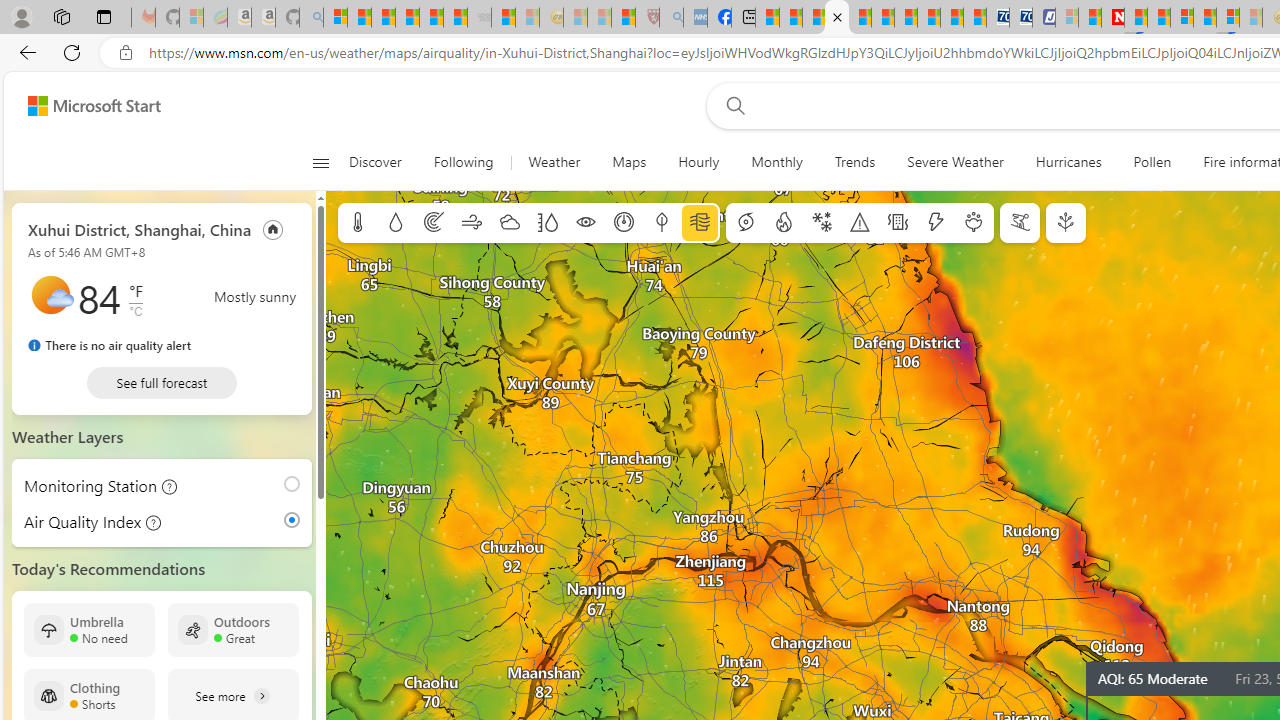 The image size is (1280, 720). I want to click on 'MSNBC - MSN', so click(767, 17).